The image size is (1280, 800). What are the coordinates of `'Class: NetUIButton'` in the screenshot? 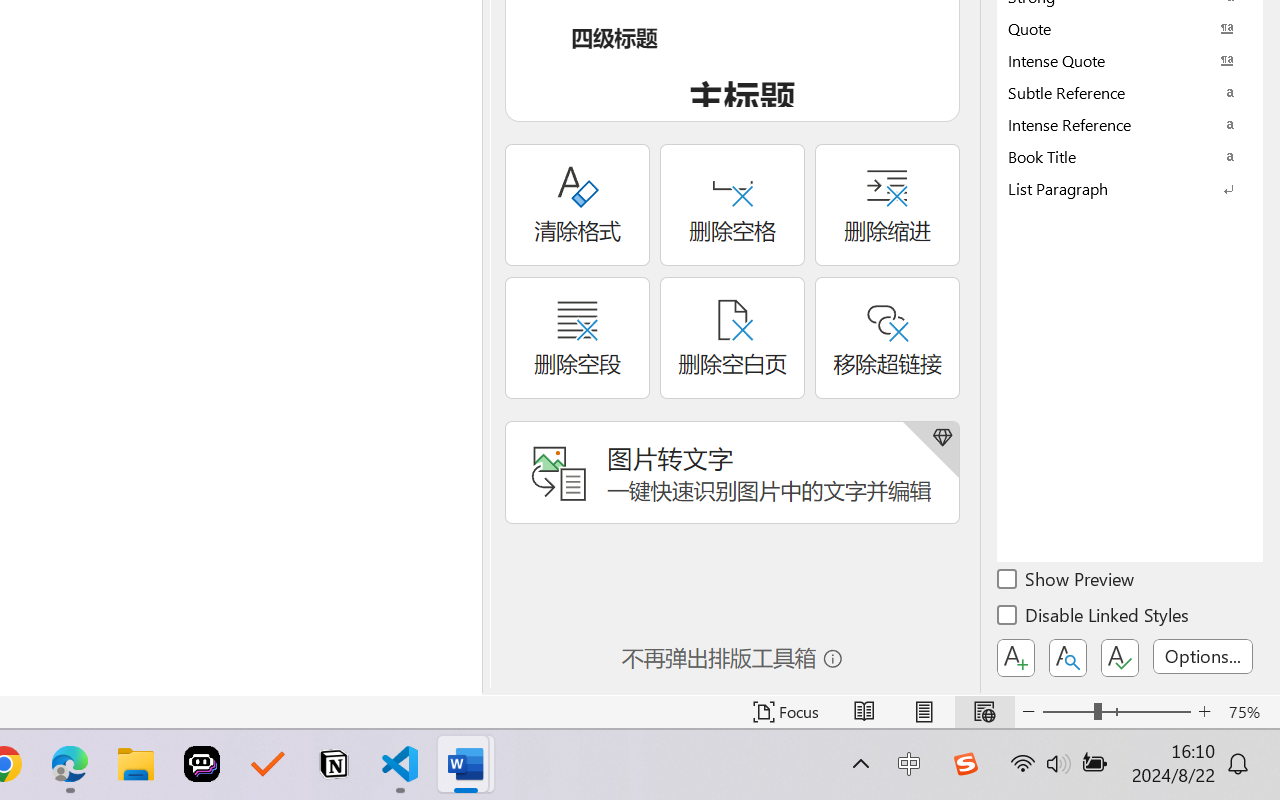 It's located at (1120, 657).